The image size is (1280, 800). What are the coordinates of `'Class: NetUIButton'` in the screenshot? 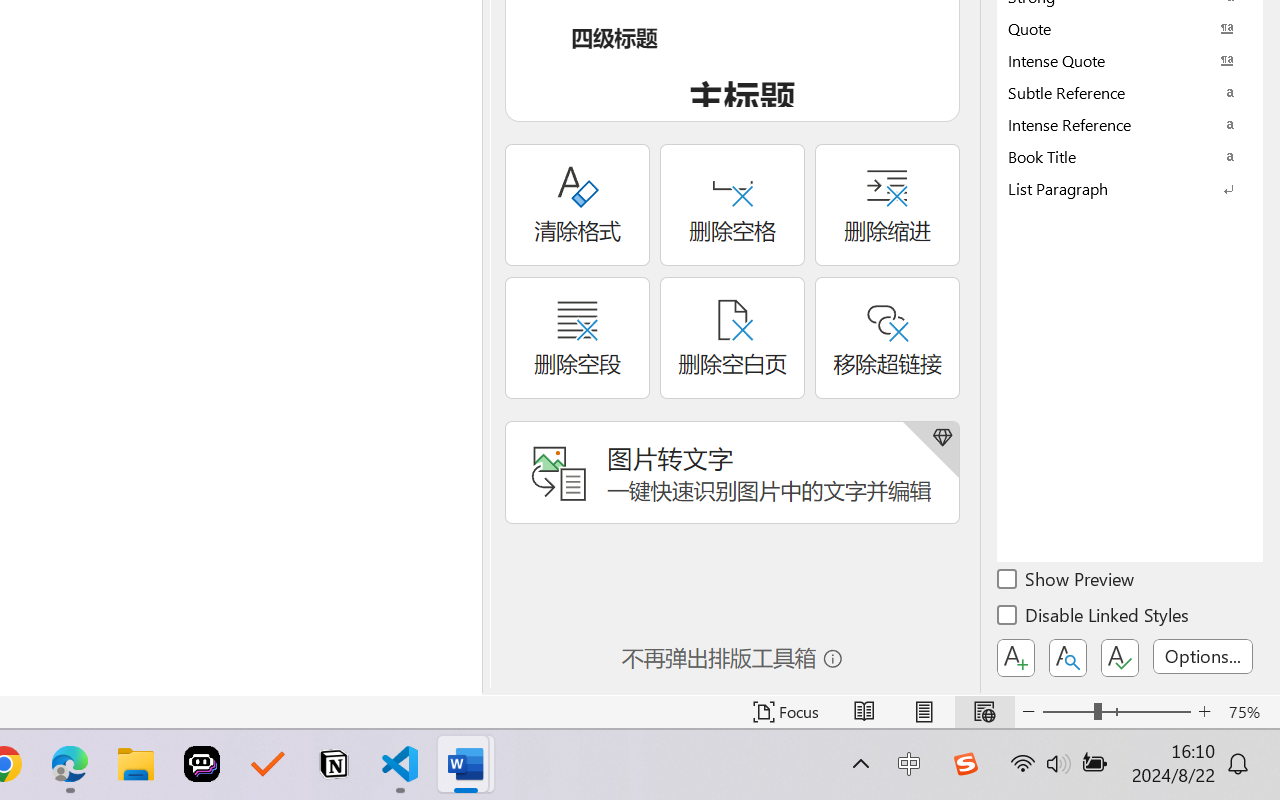 It's located at (1120, 657).